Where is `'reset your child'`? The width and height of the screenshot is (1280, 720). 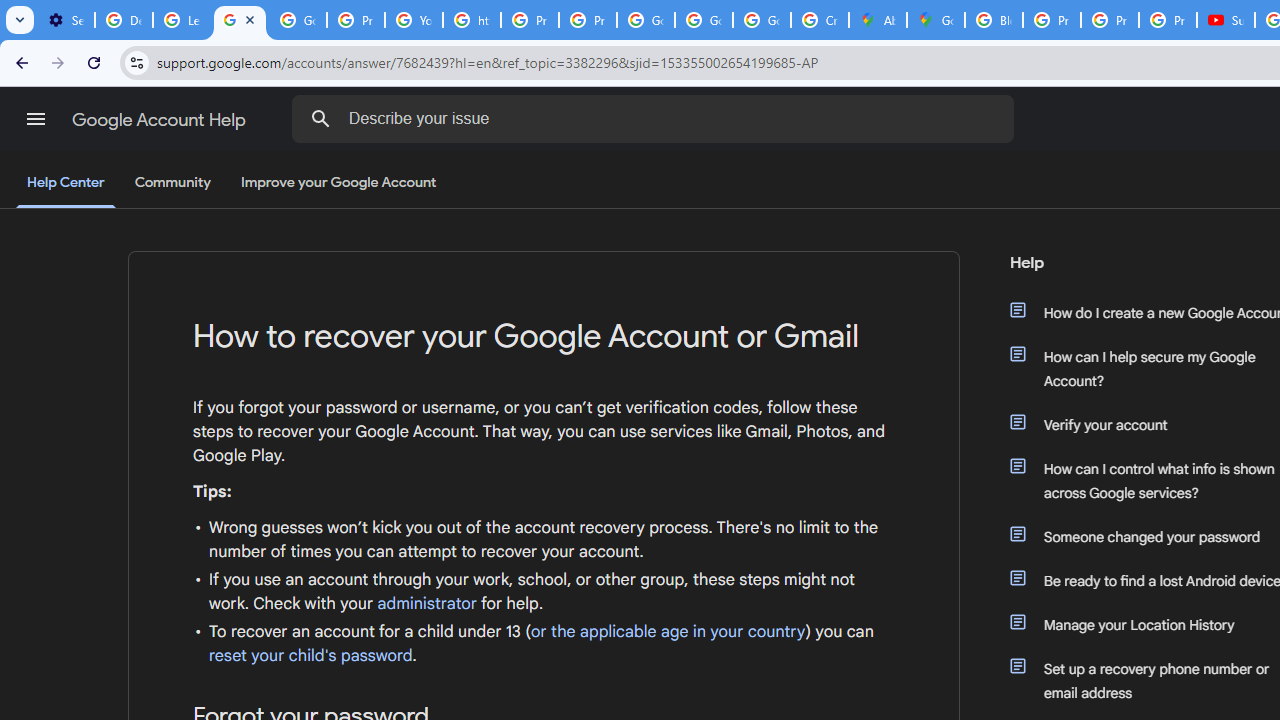 'reset your child' is located at coordinates (310, 655).